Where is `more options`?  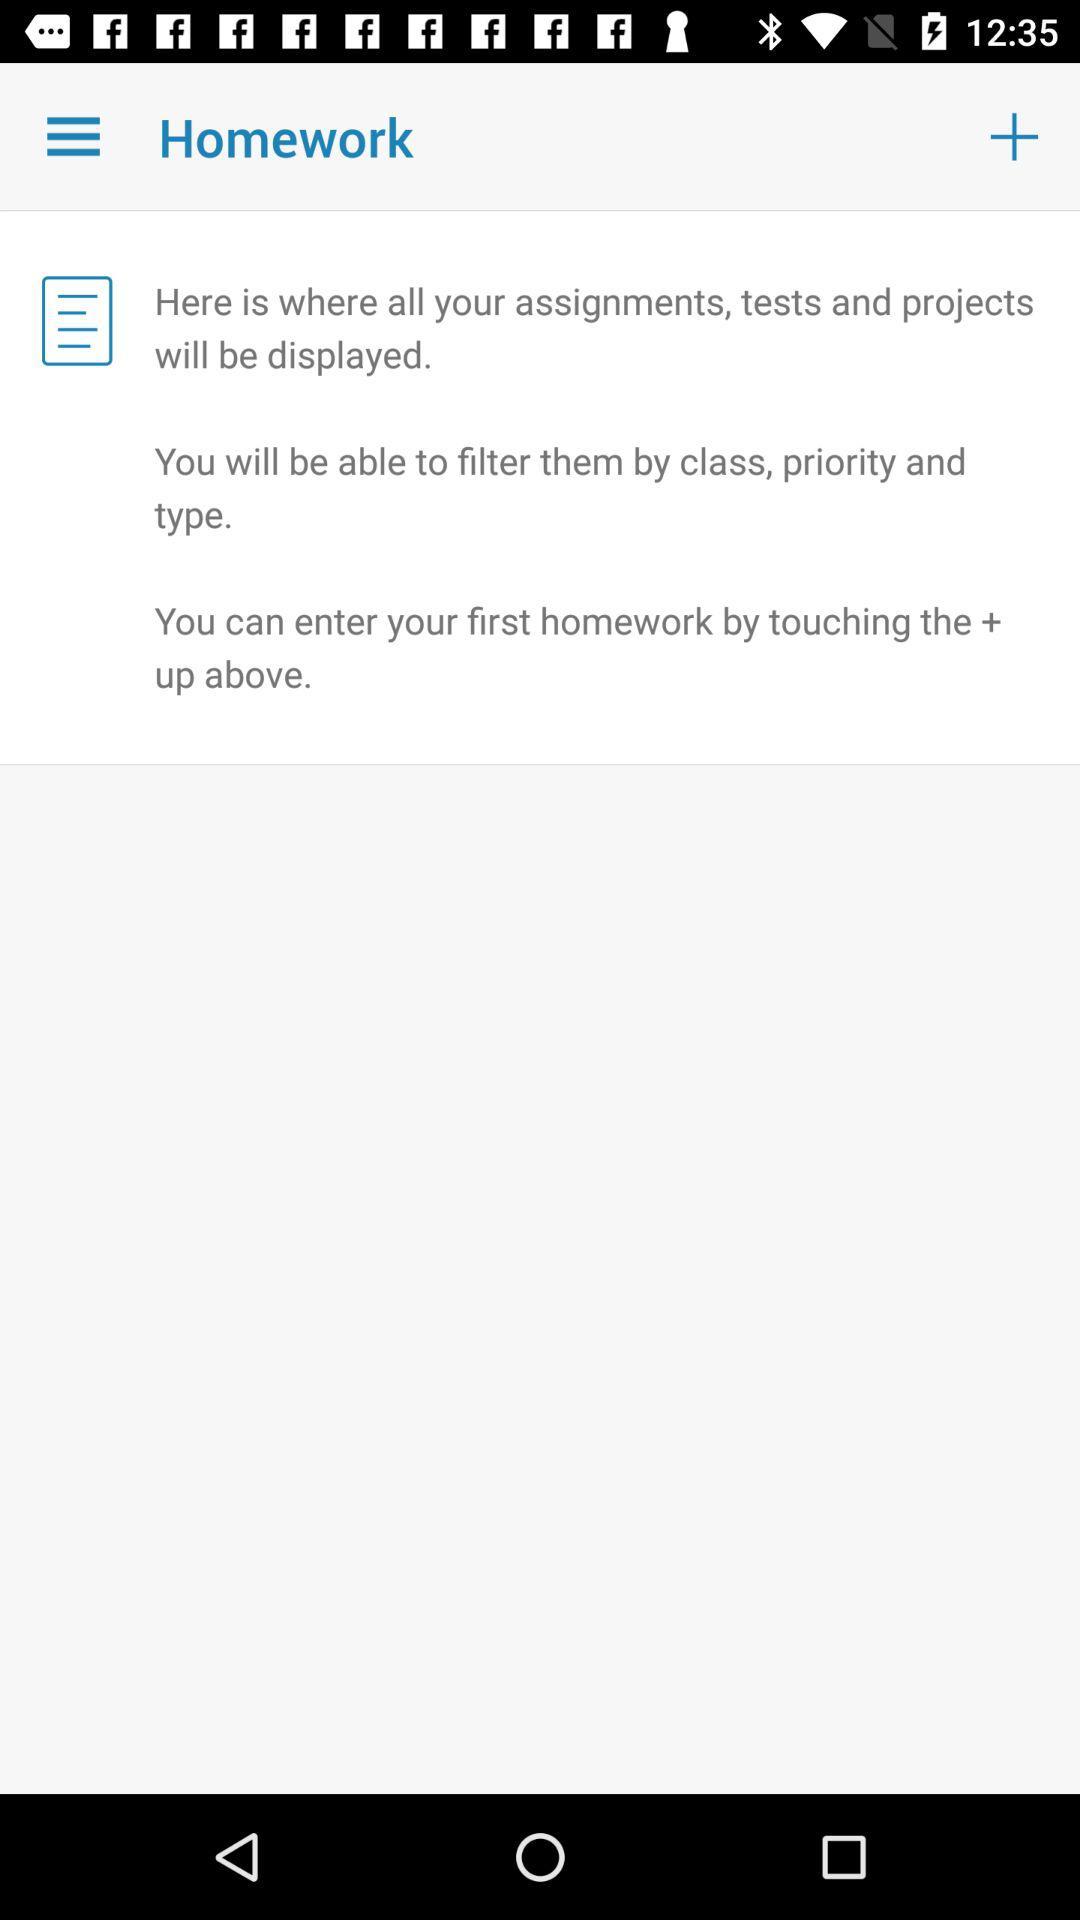
more options is located at coordinates (72, 135).